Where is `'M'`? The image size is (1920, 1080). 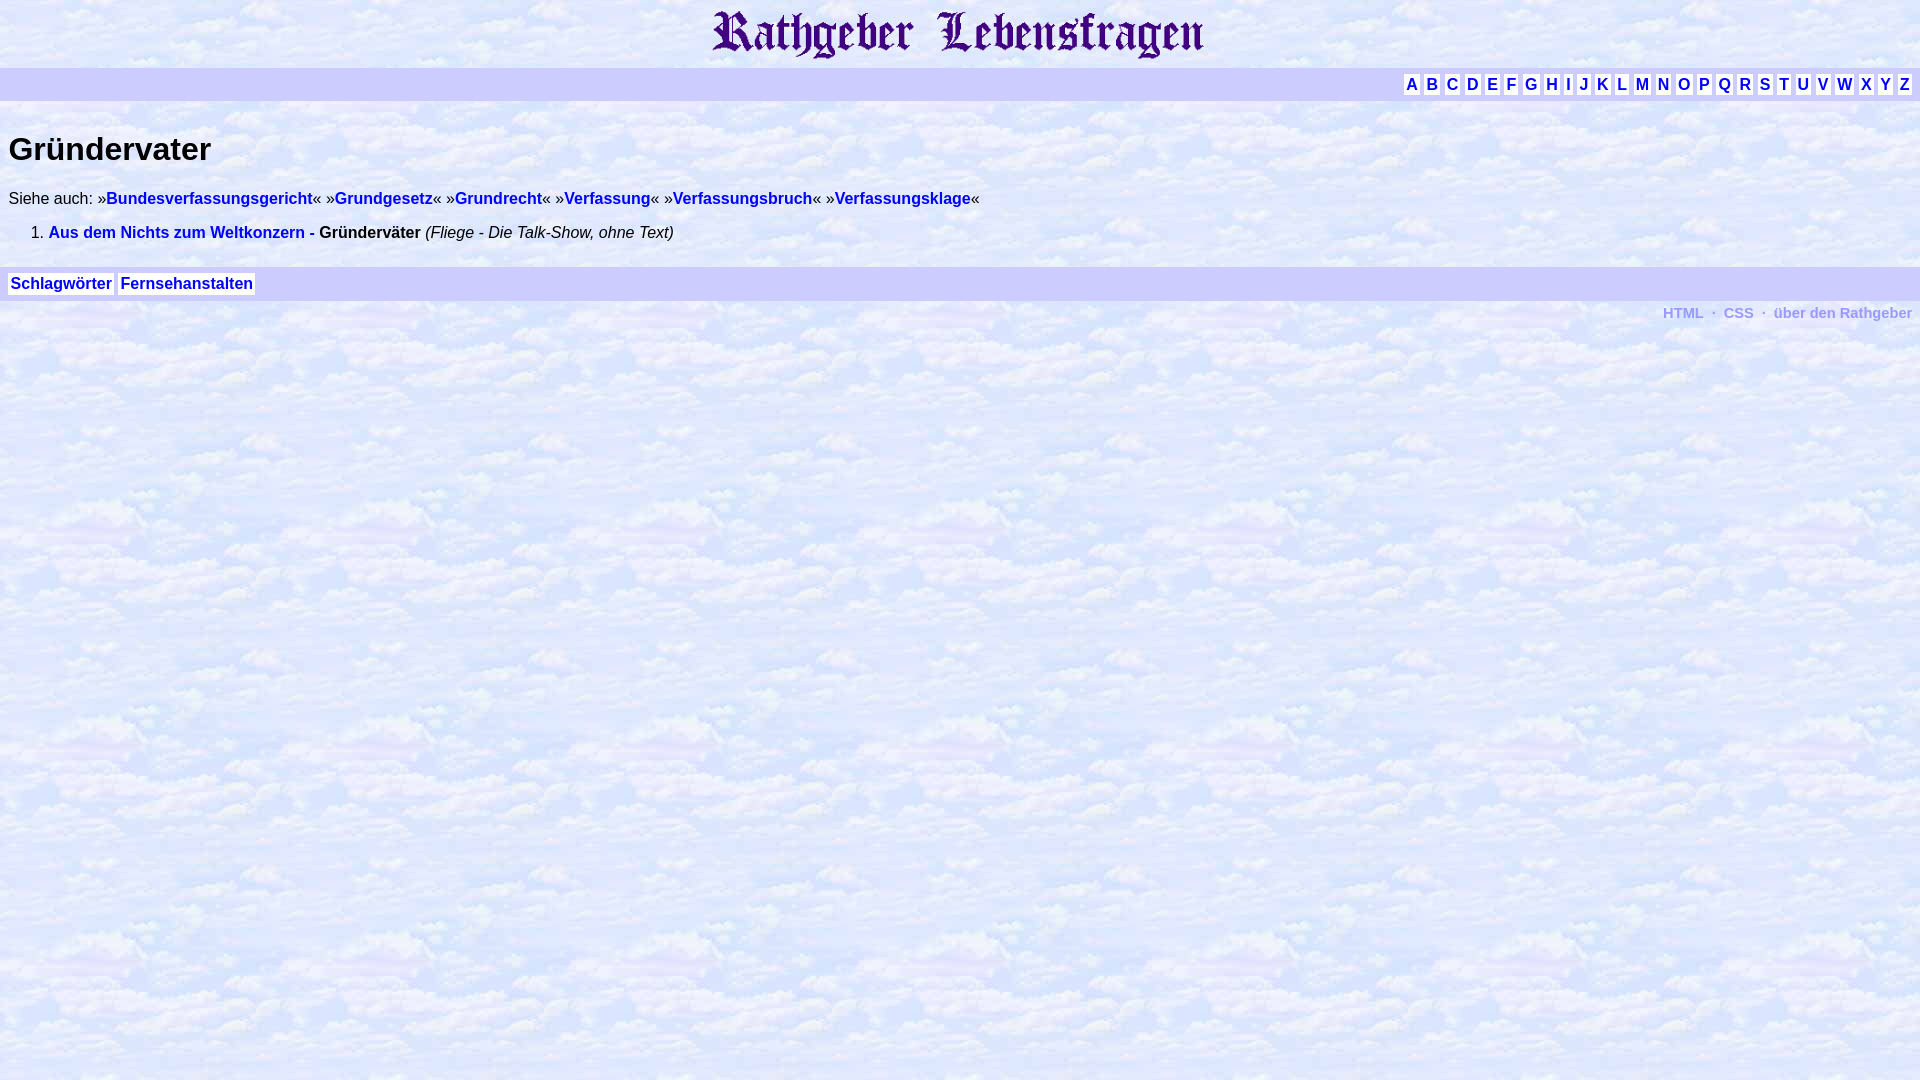
'M' is located at coordinates (1642, 83).